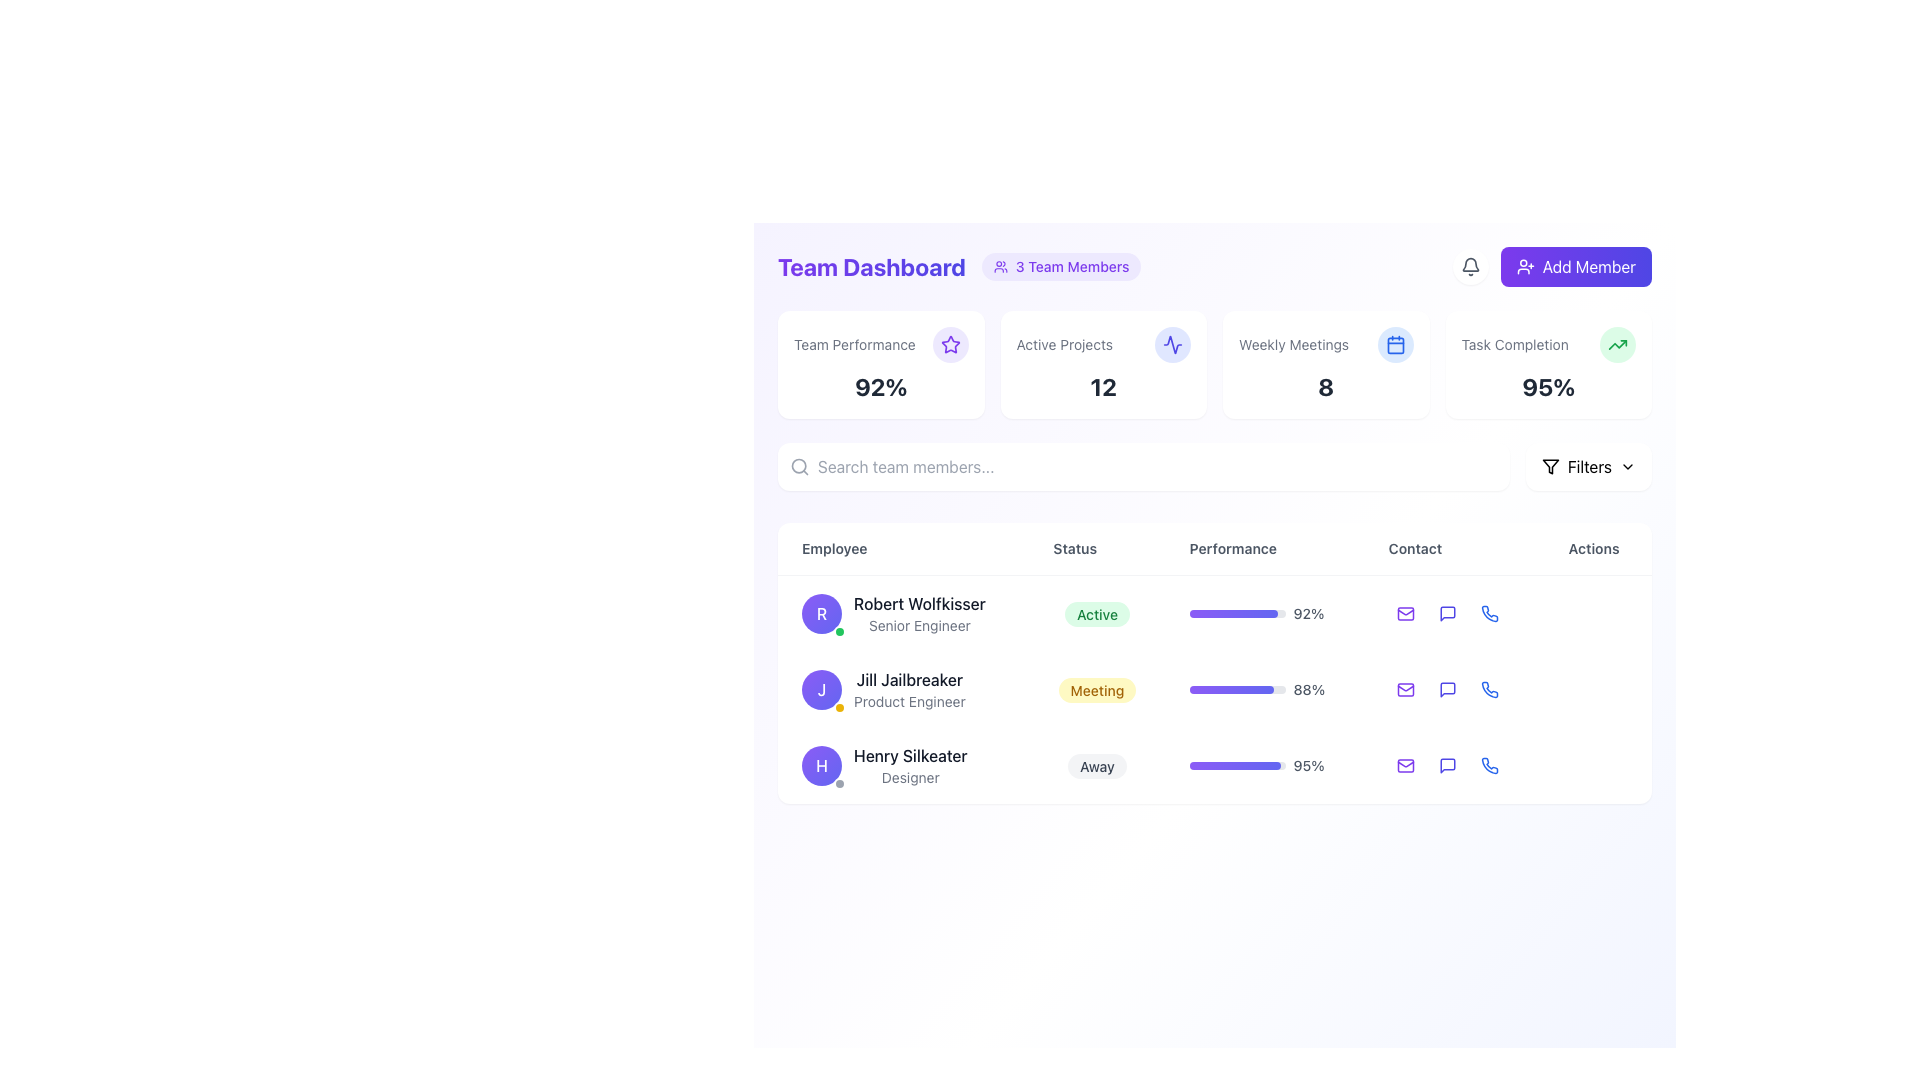 The image size is (1920, 1080). Describe the element at coordinates (1213, 688) in the screenshot. I see `on the employee name 'Henry Silkeater' in the third row of the table under the 'Team Dashboard' for detailed profile view` at that location.